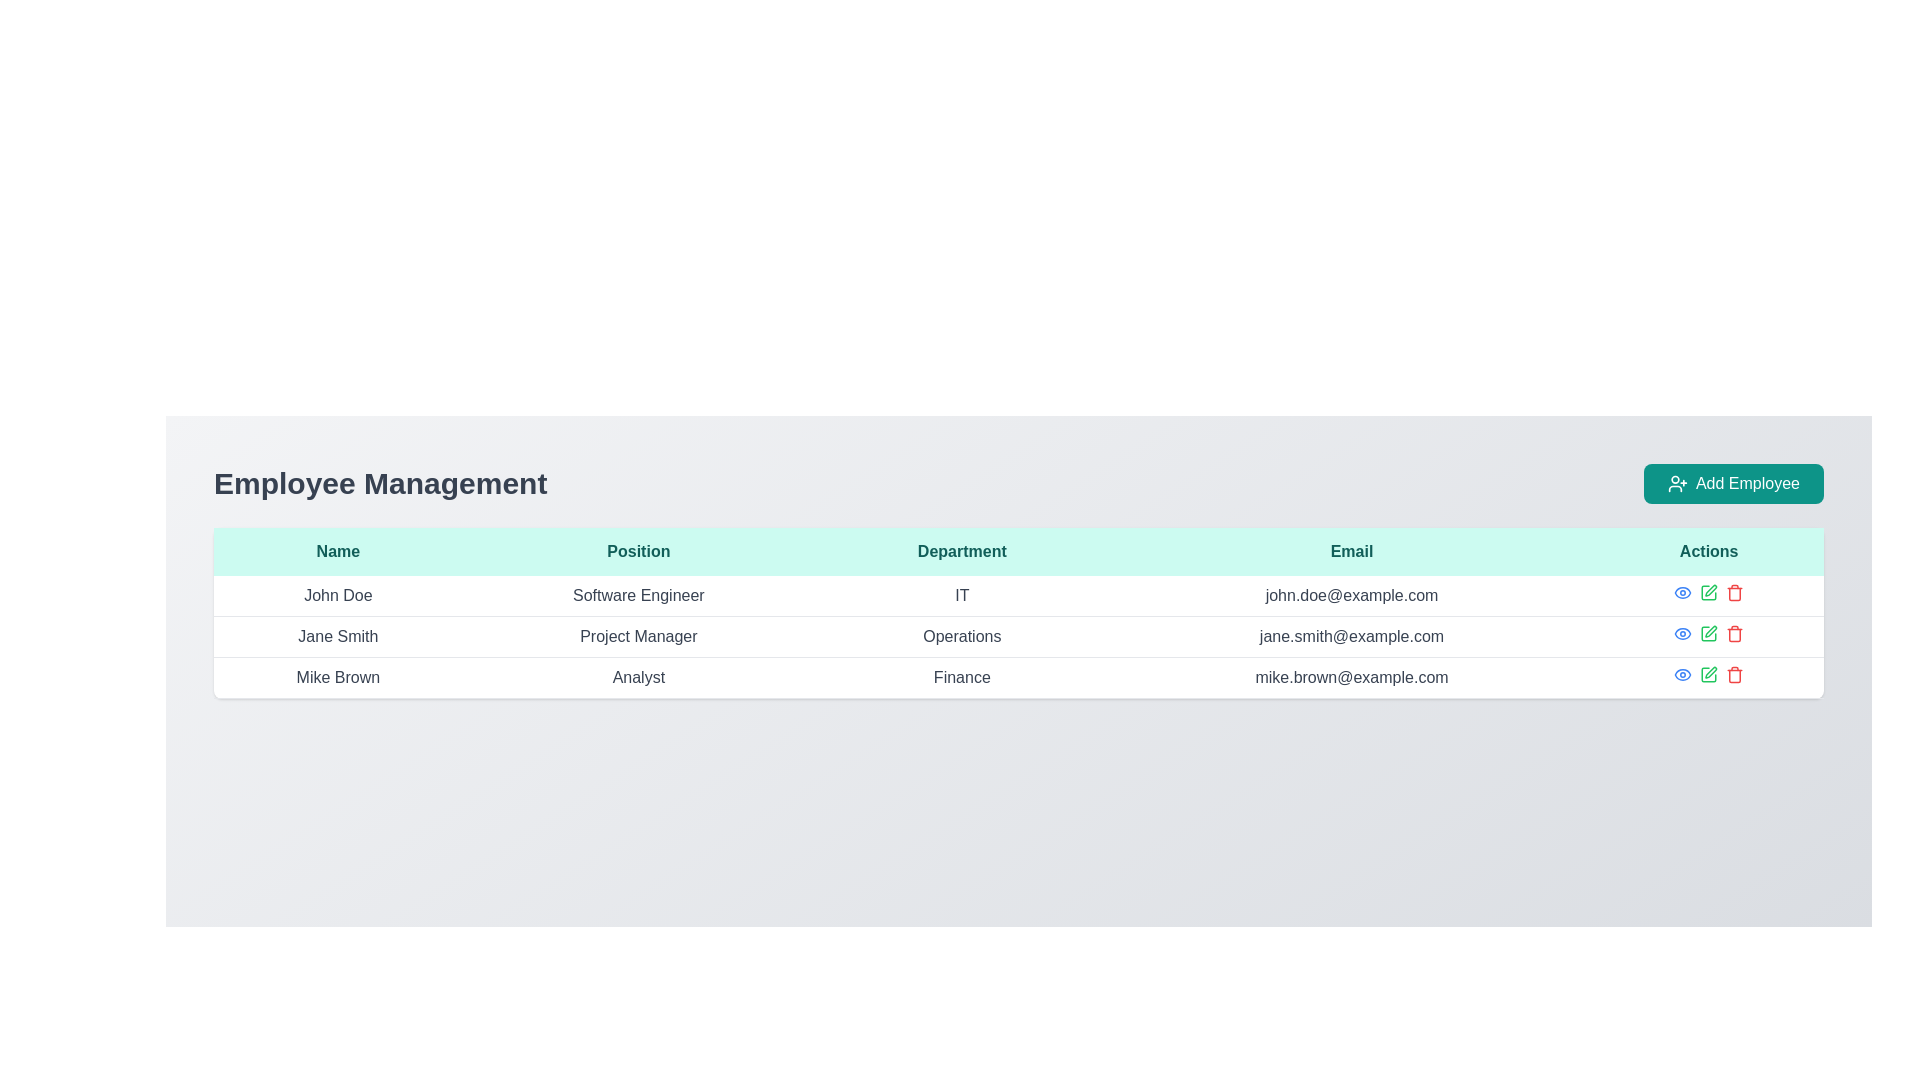 This screenshot has height=1080, width=1920. Describe the element at coordinates (962, 595) in the screenshot. I see `text displayed in the 'Department' column for employee 'John Doe', which is 'IT'` at that location.